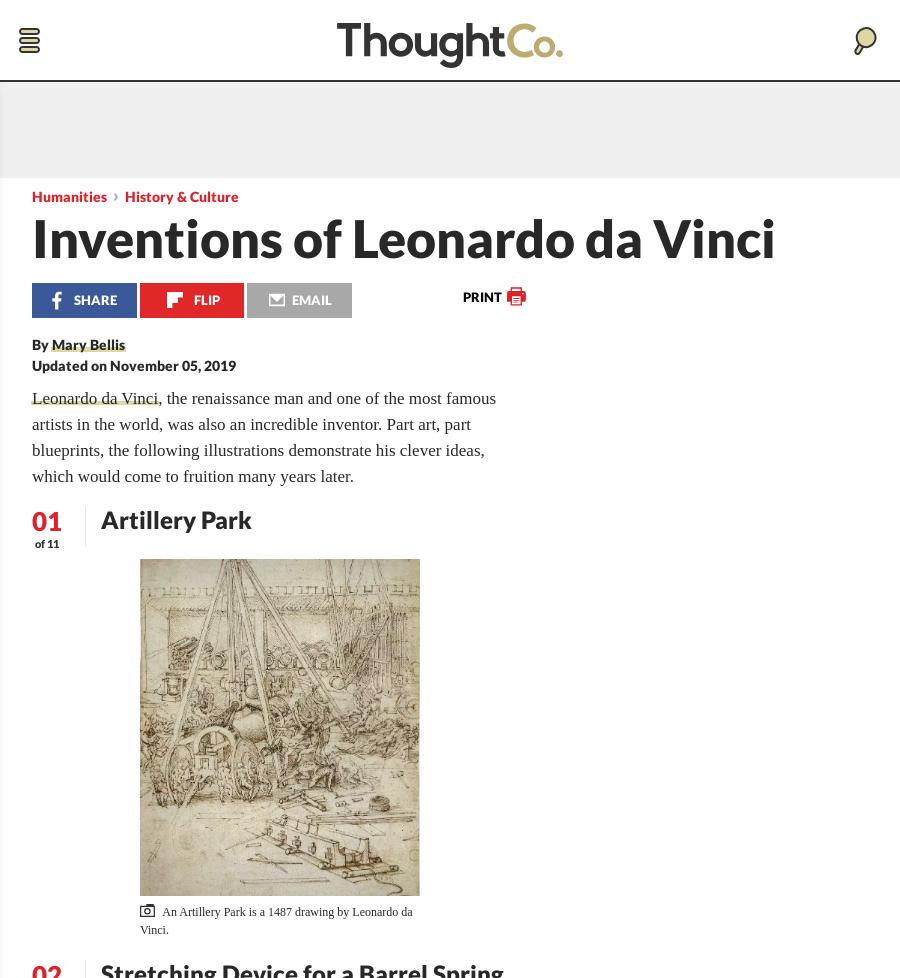 The image size is (900, 978). What do you see at coordinates (87, 343) in the screenshot?
I see `'Mary Bellis'` at bounding box center [87, 343].